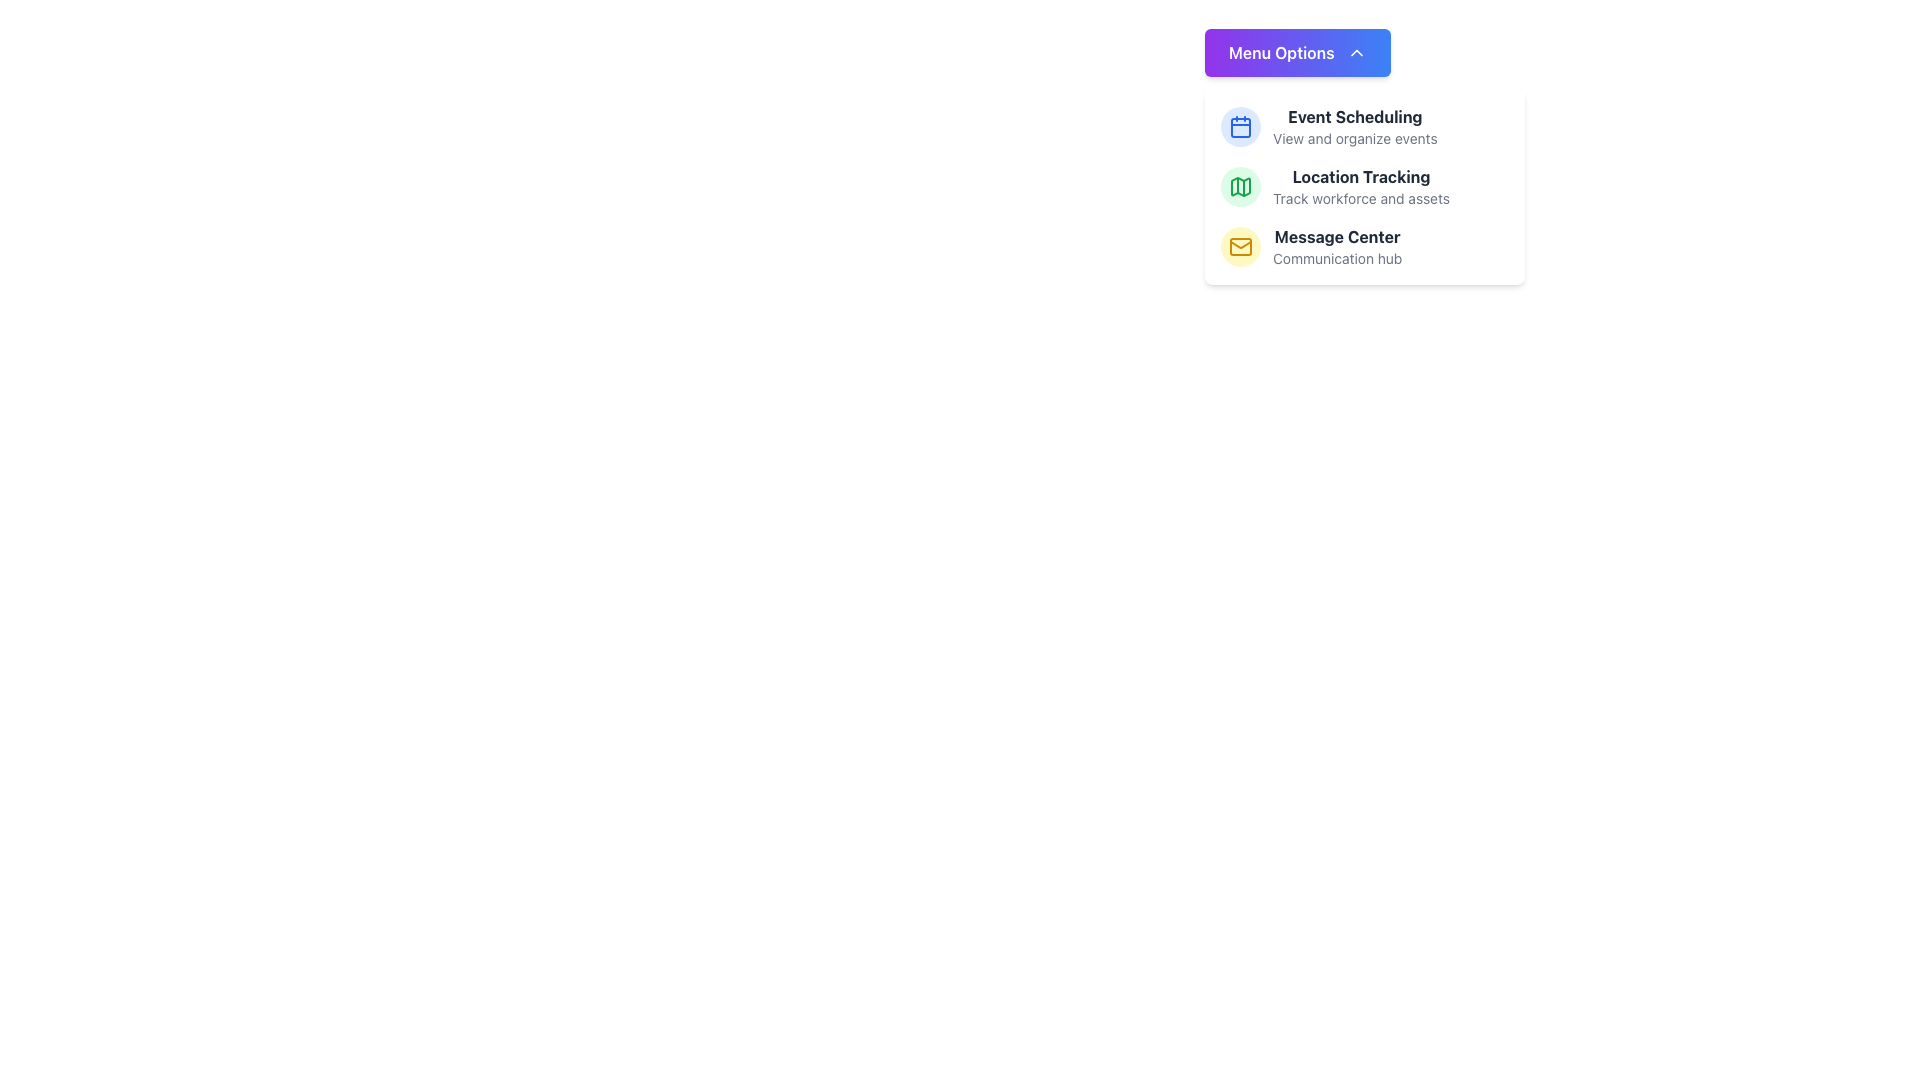 The image size is (1920, 1080). What do you see at coordinates (1360, 176) in the screenshot?
I see `the Text Label displaying 'Location Tracking' in bold dark gray font, which is located in the third menu item under the 'Menu Options' section, positioned between 'Event Scheduling' and 'Message Center'` at bounding box center [1360, 176].